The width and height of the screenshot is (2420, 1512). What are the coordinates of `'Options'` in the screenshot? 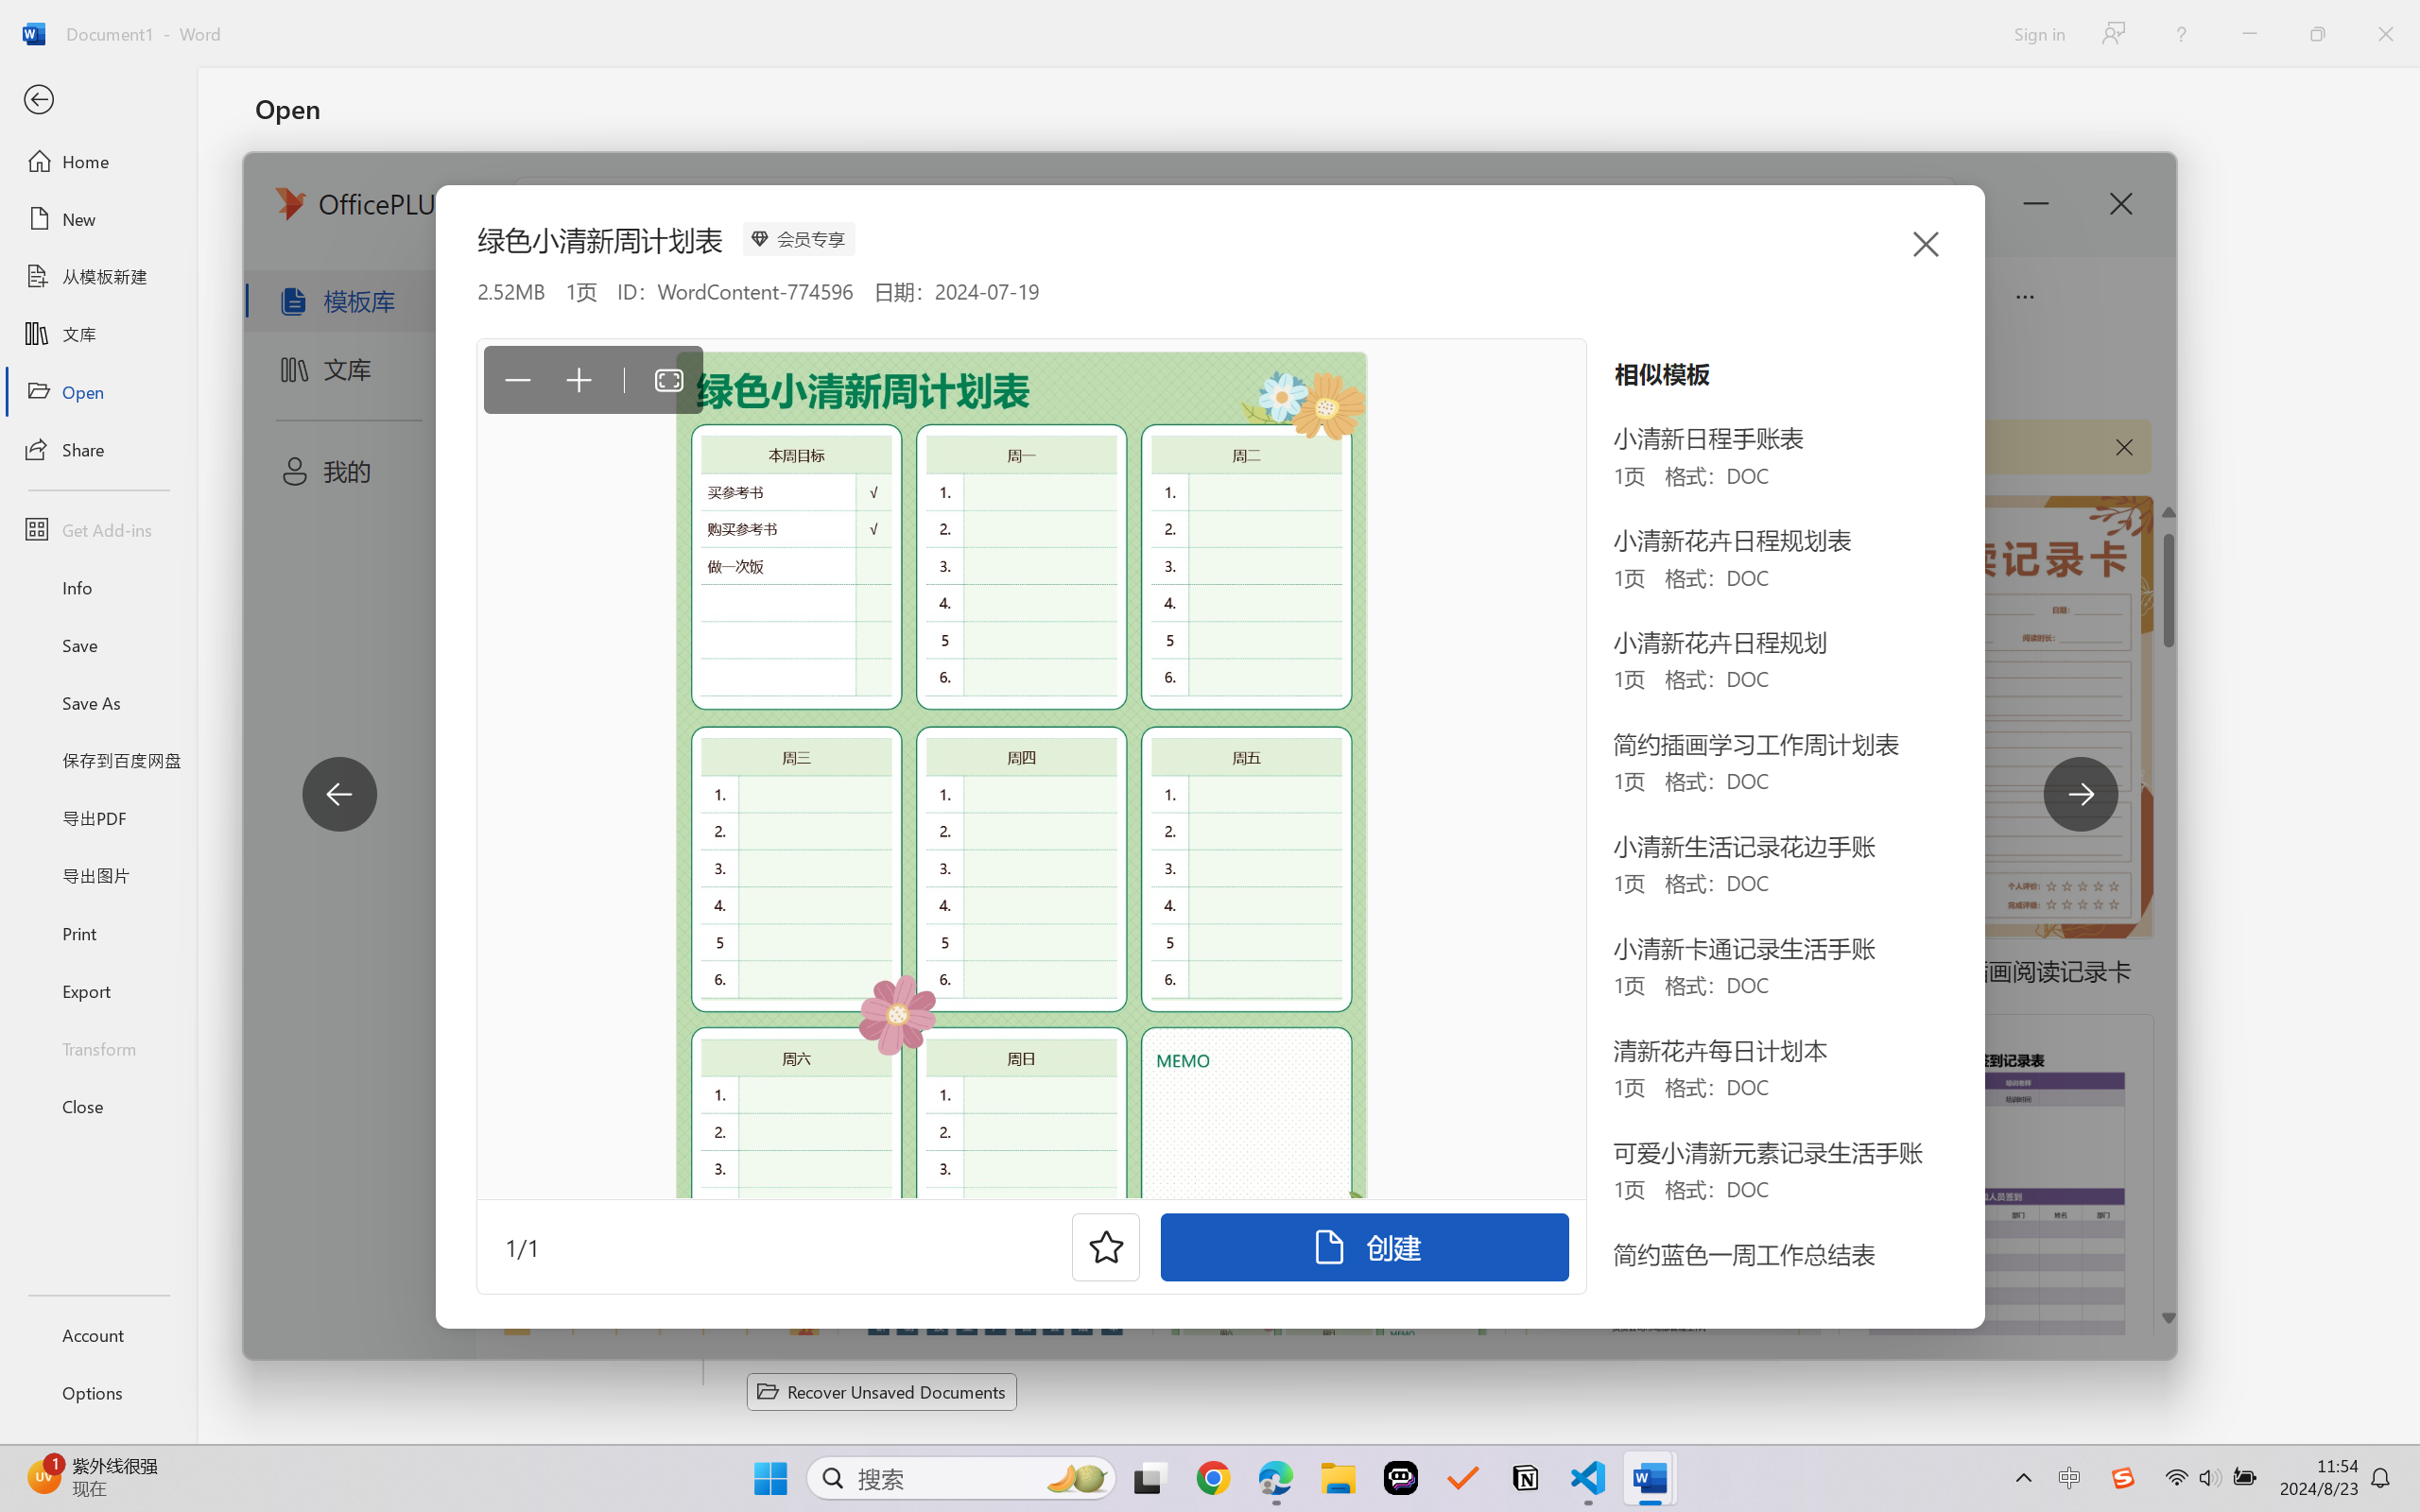 It's located at (97, 1391).